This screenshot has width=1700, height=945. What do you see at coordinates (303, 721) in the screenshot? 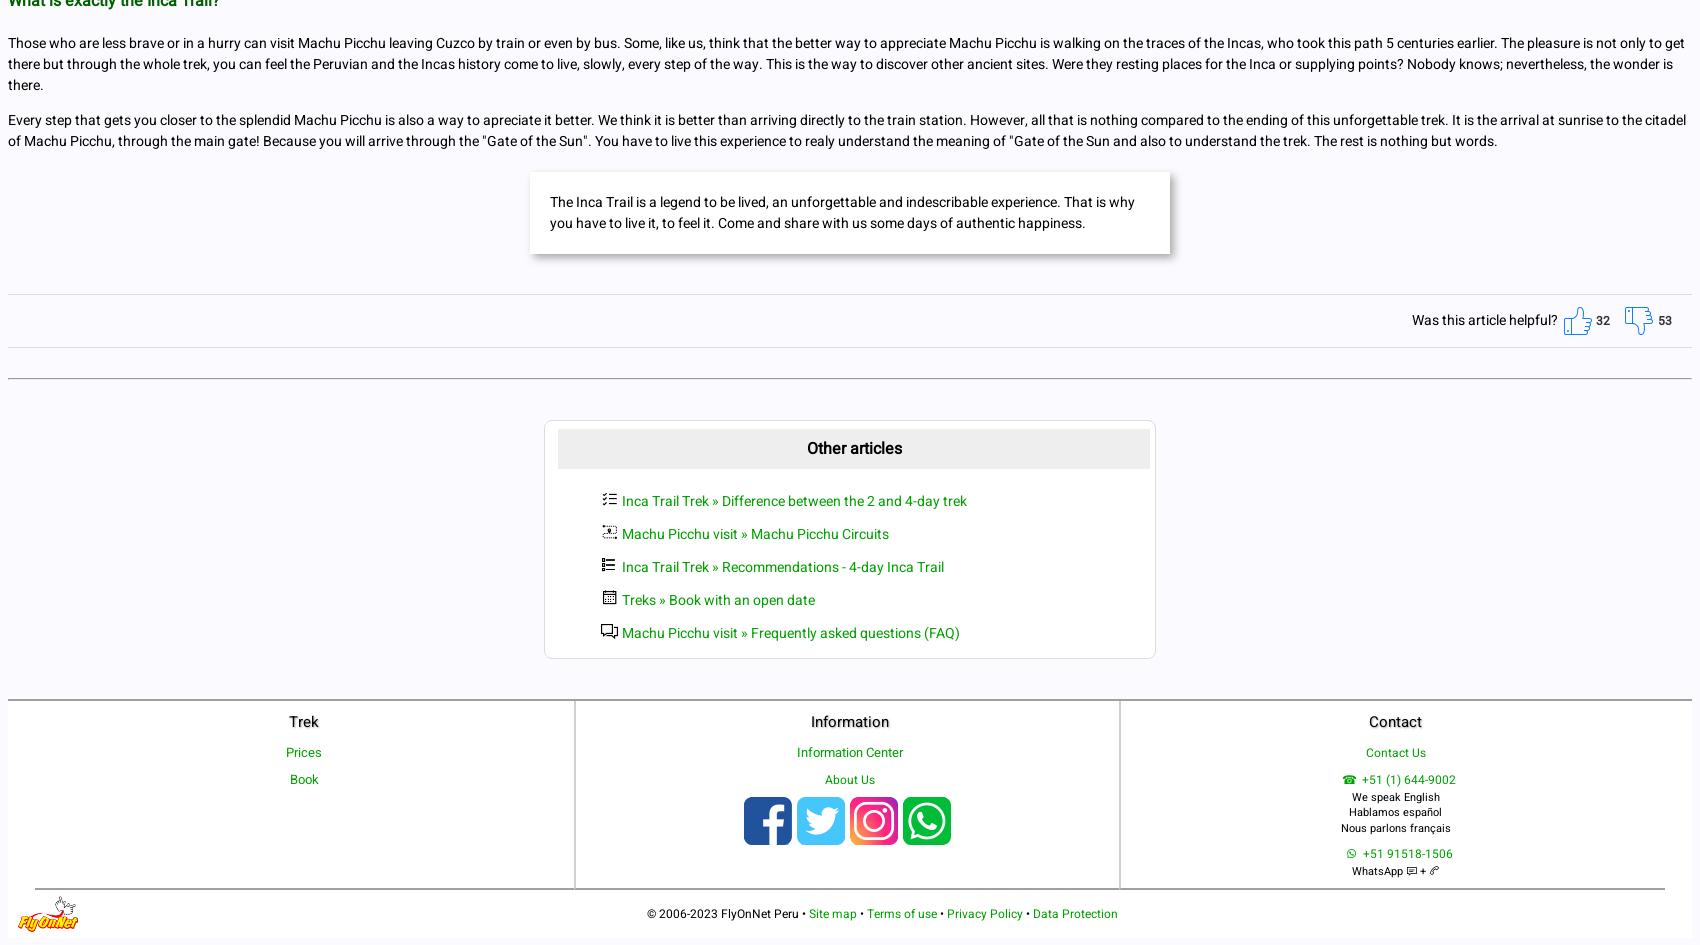
I see `'Trek'` at bounding box center [303, 721].